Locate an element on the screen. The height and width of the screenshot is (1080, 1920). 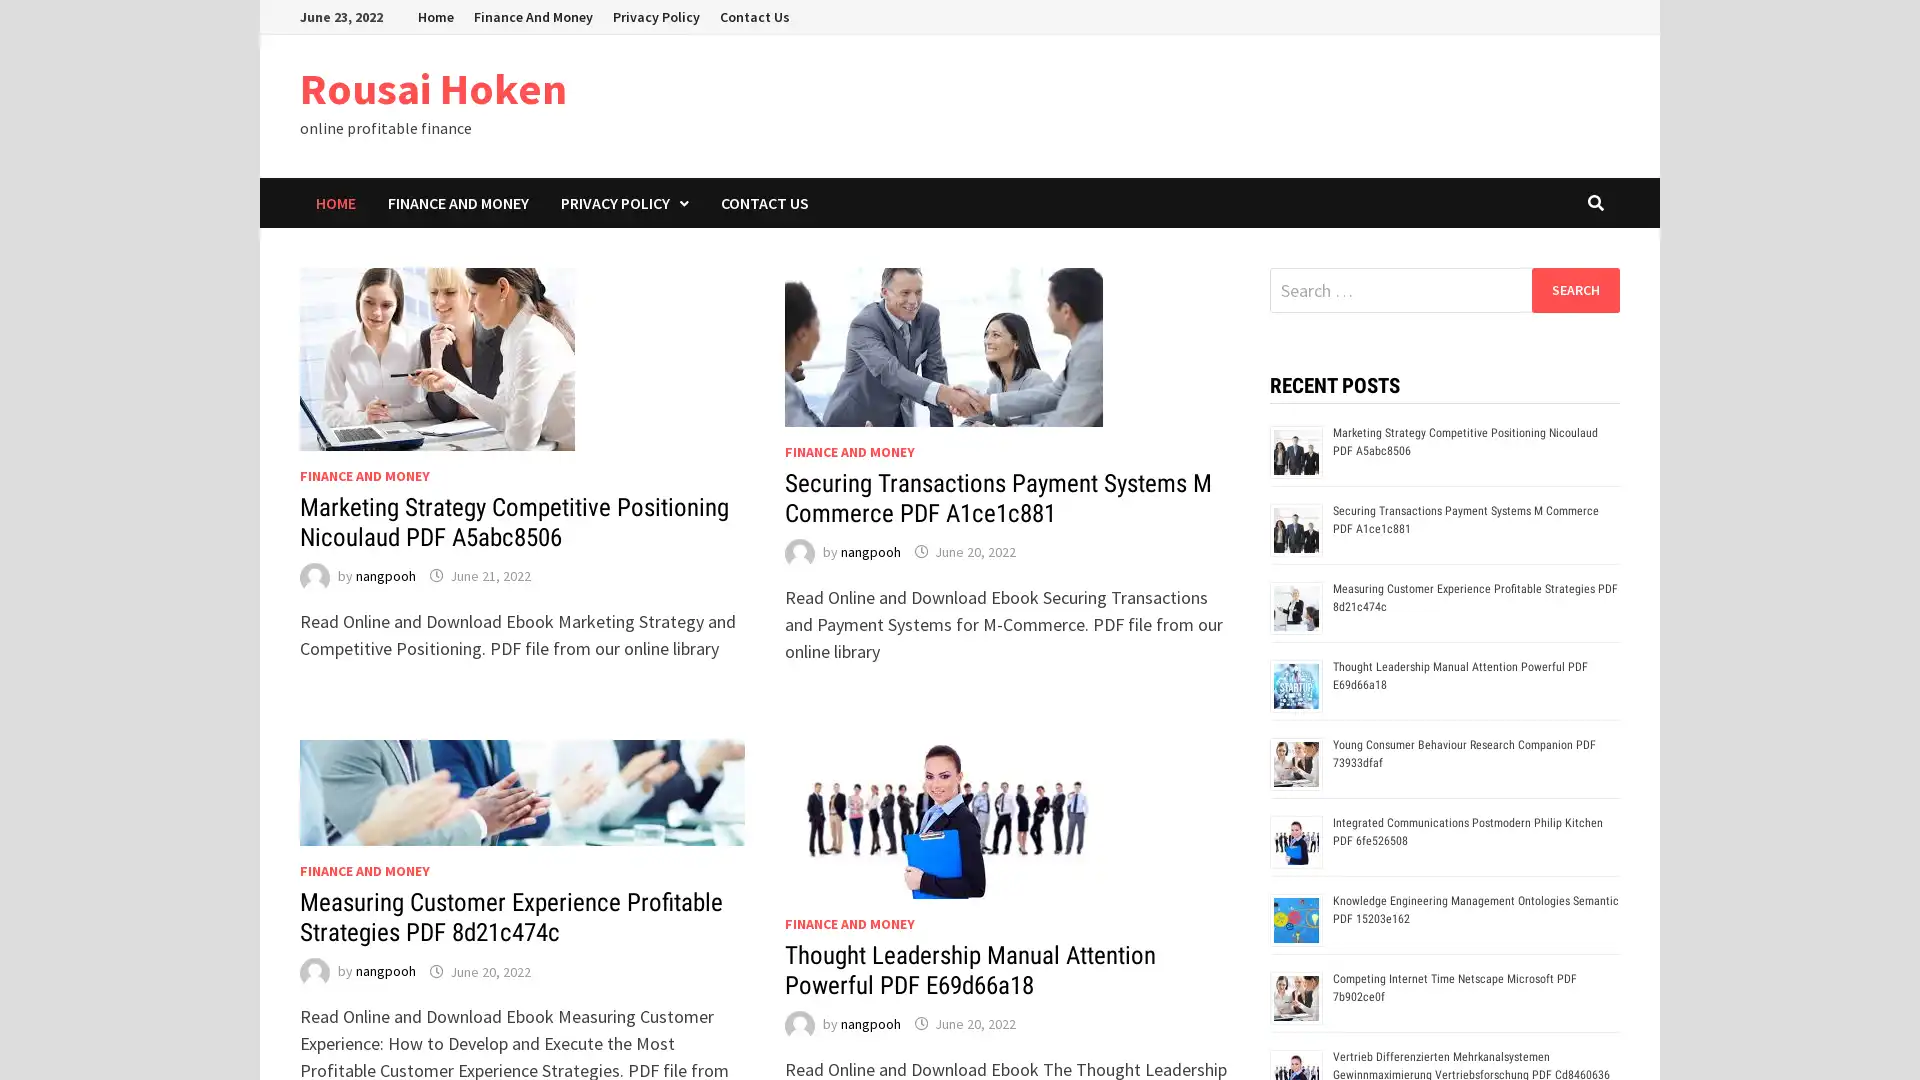
Search is located at coordinates (1574, 289).